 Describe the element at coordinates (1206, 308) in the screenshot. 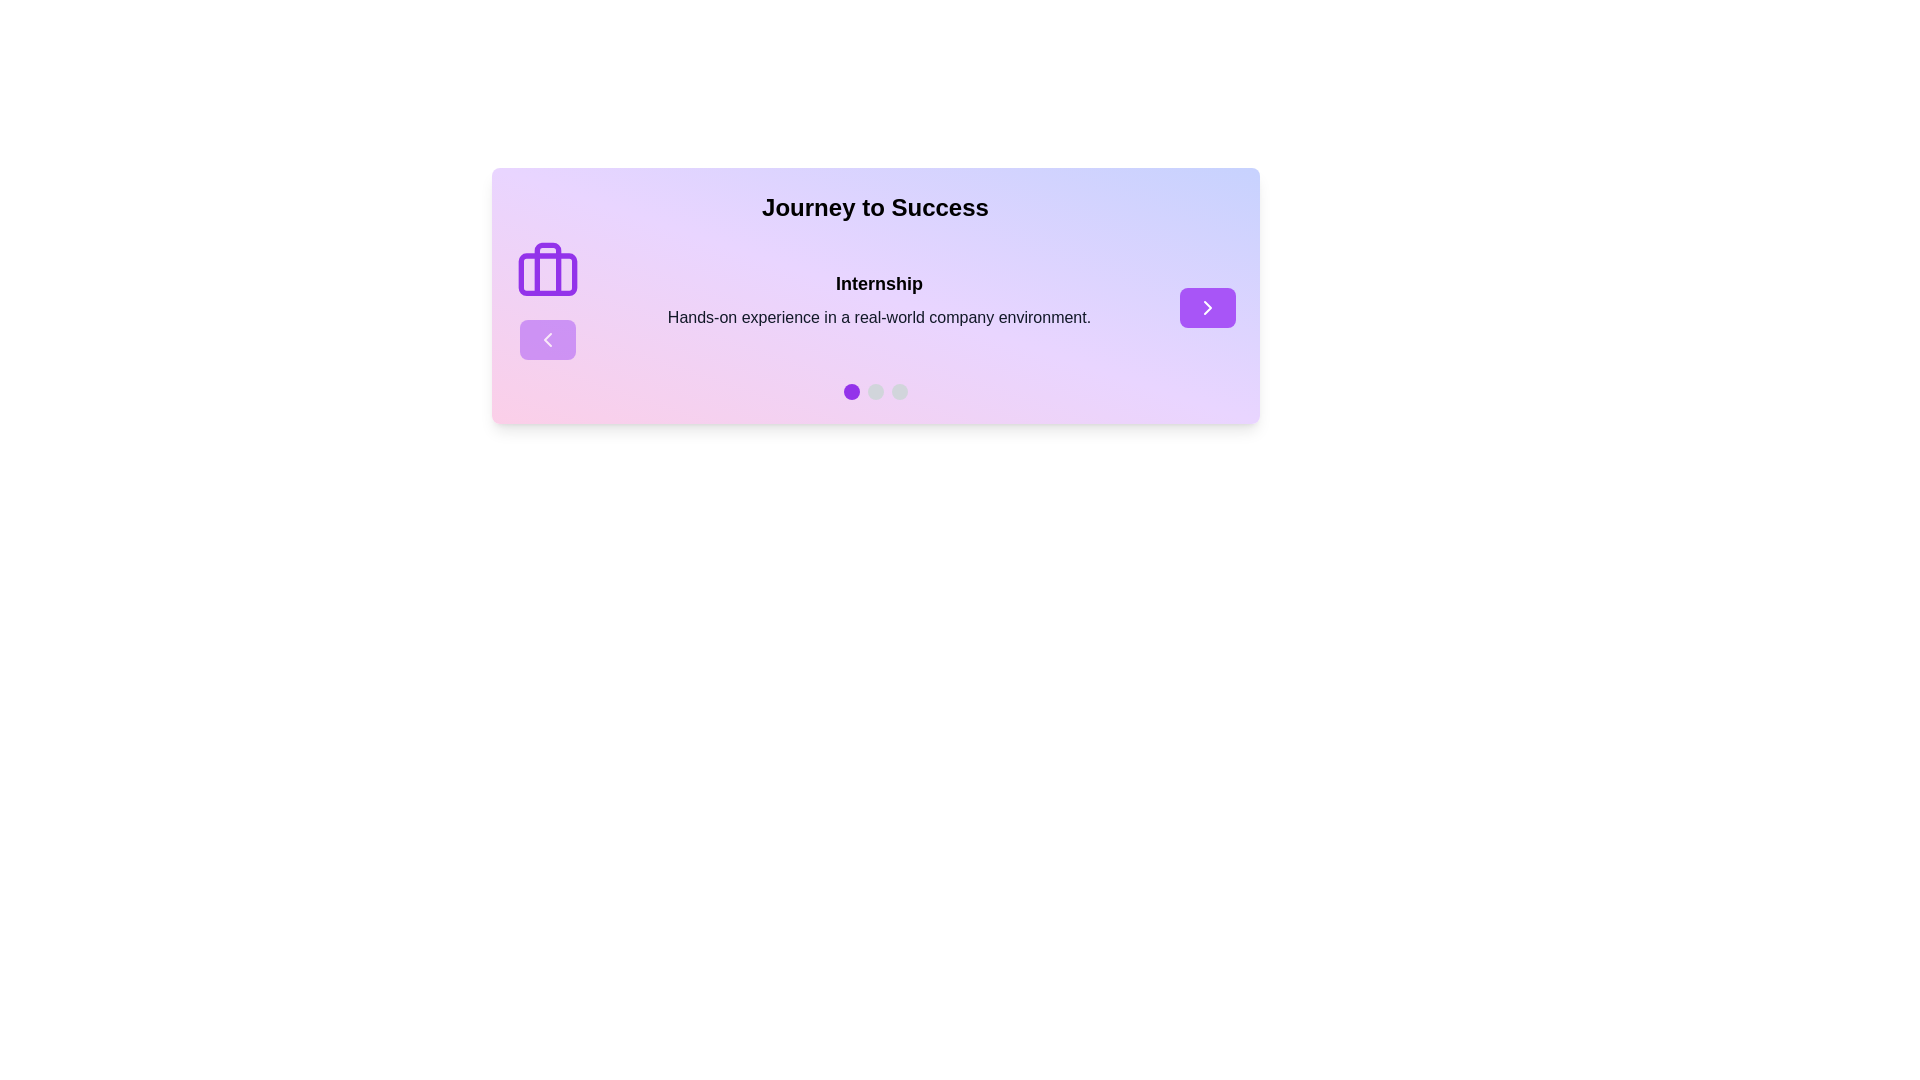

I see `the arrow-shaped navigation indicator located within the rectangular button in the right-middle portion of the card component` at that location.